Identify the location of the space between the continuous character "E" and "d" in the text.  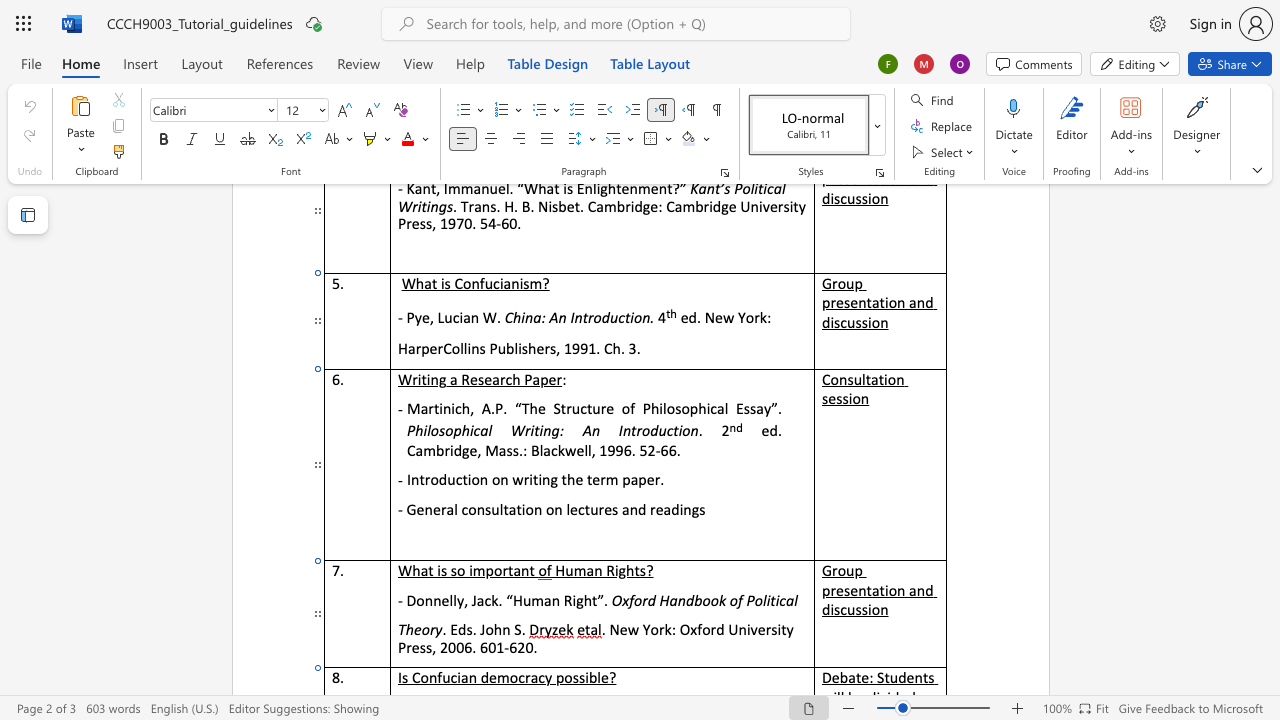
(457, 628).